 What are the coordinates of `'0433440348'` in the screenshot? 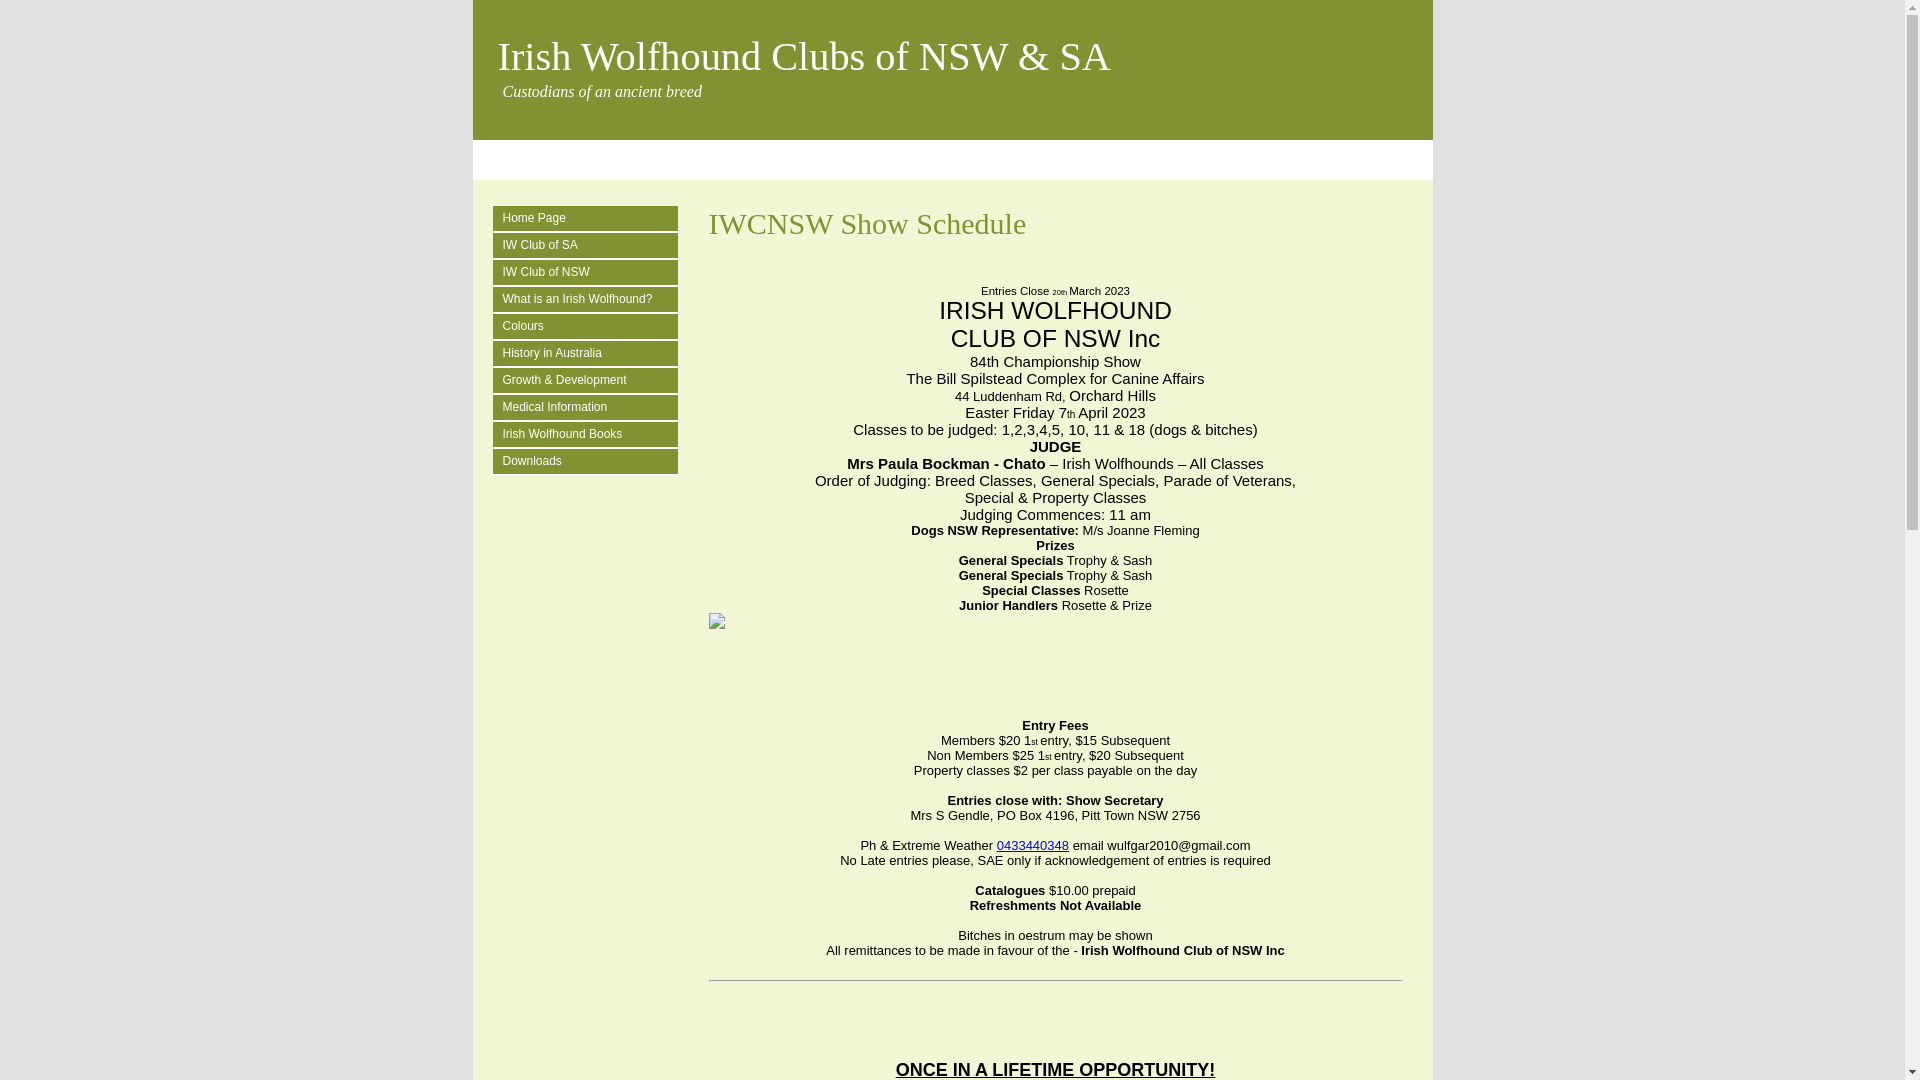 It's located at (1032, 845).